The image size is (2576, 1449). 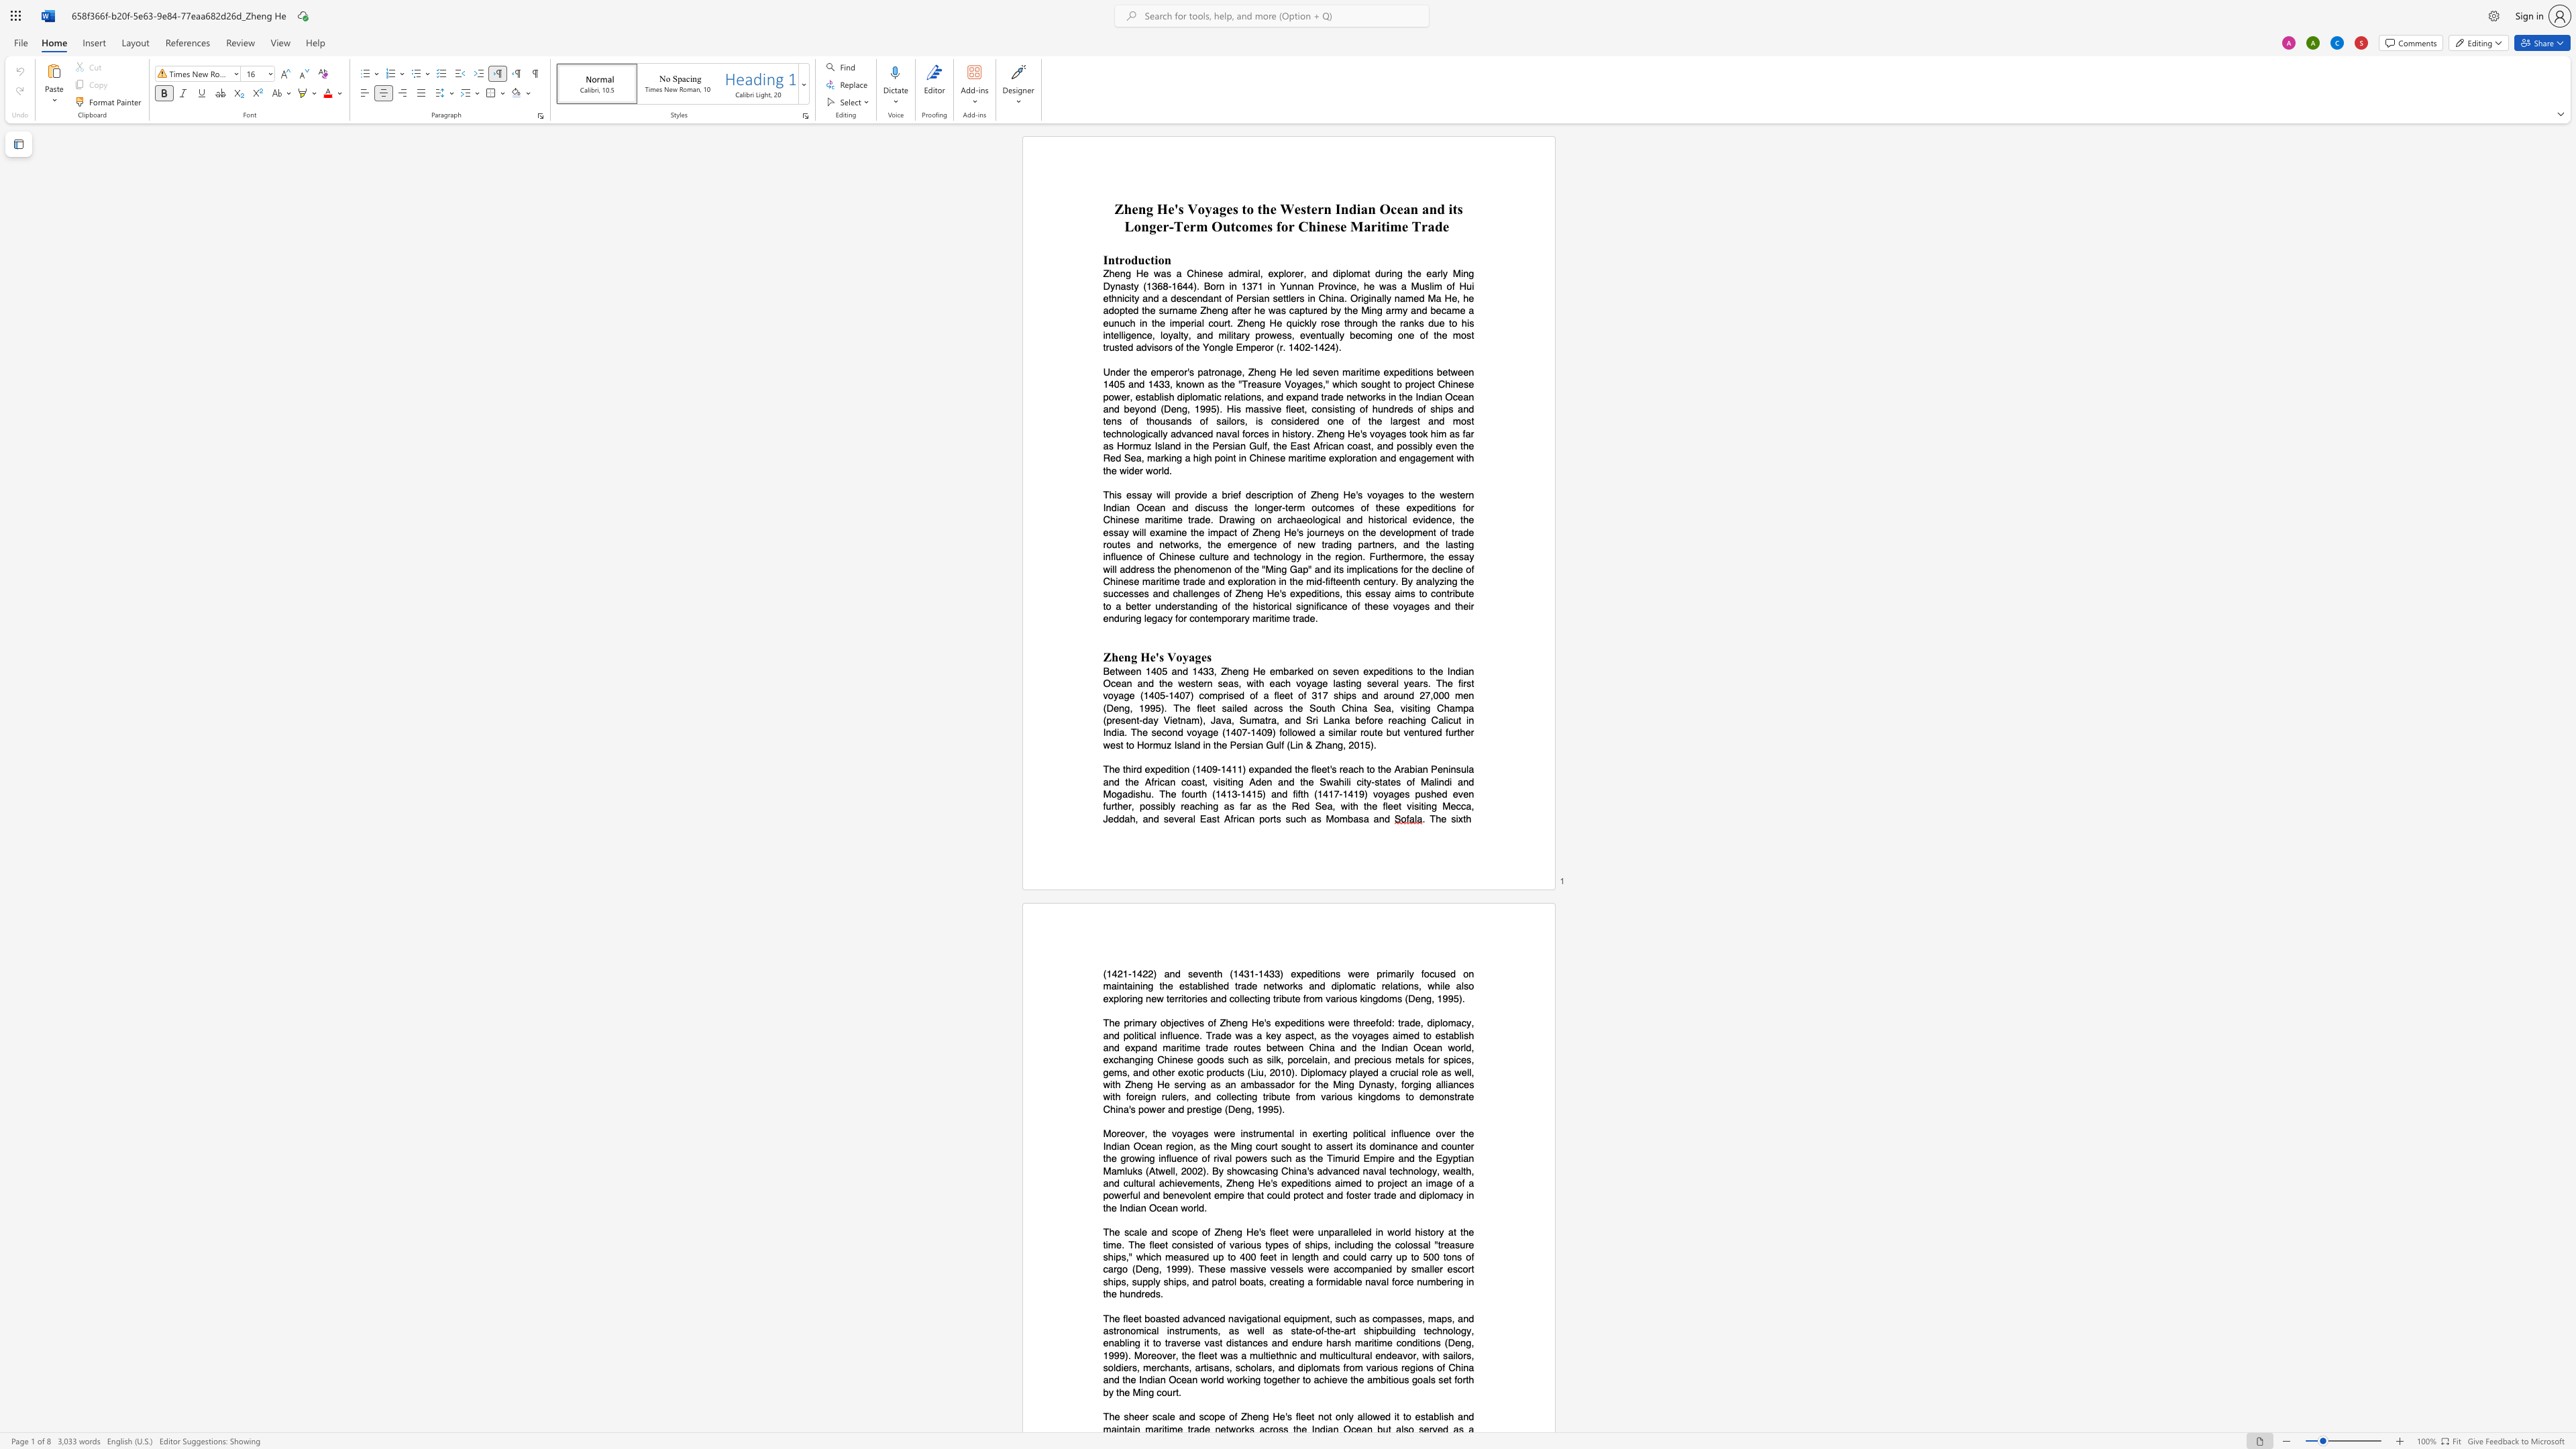 What do you see at coordinates (1263, 972) in the screenshot?
I see `the subset text "433) expeditions" within the text "(1421-1422) and seventh (1431-1433) expeditions were primarily focused on"` at bounding box center [1263, 972].